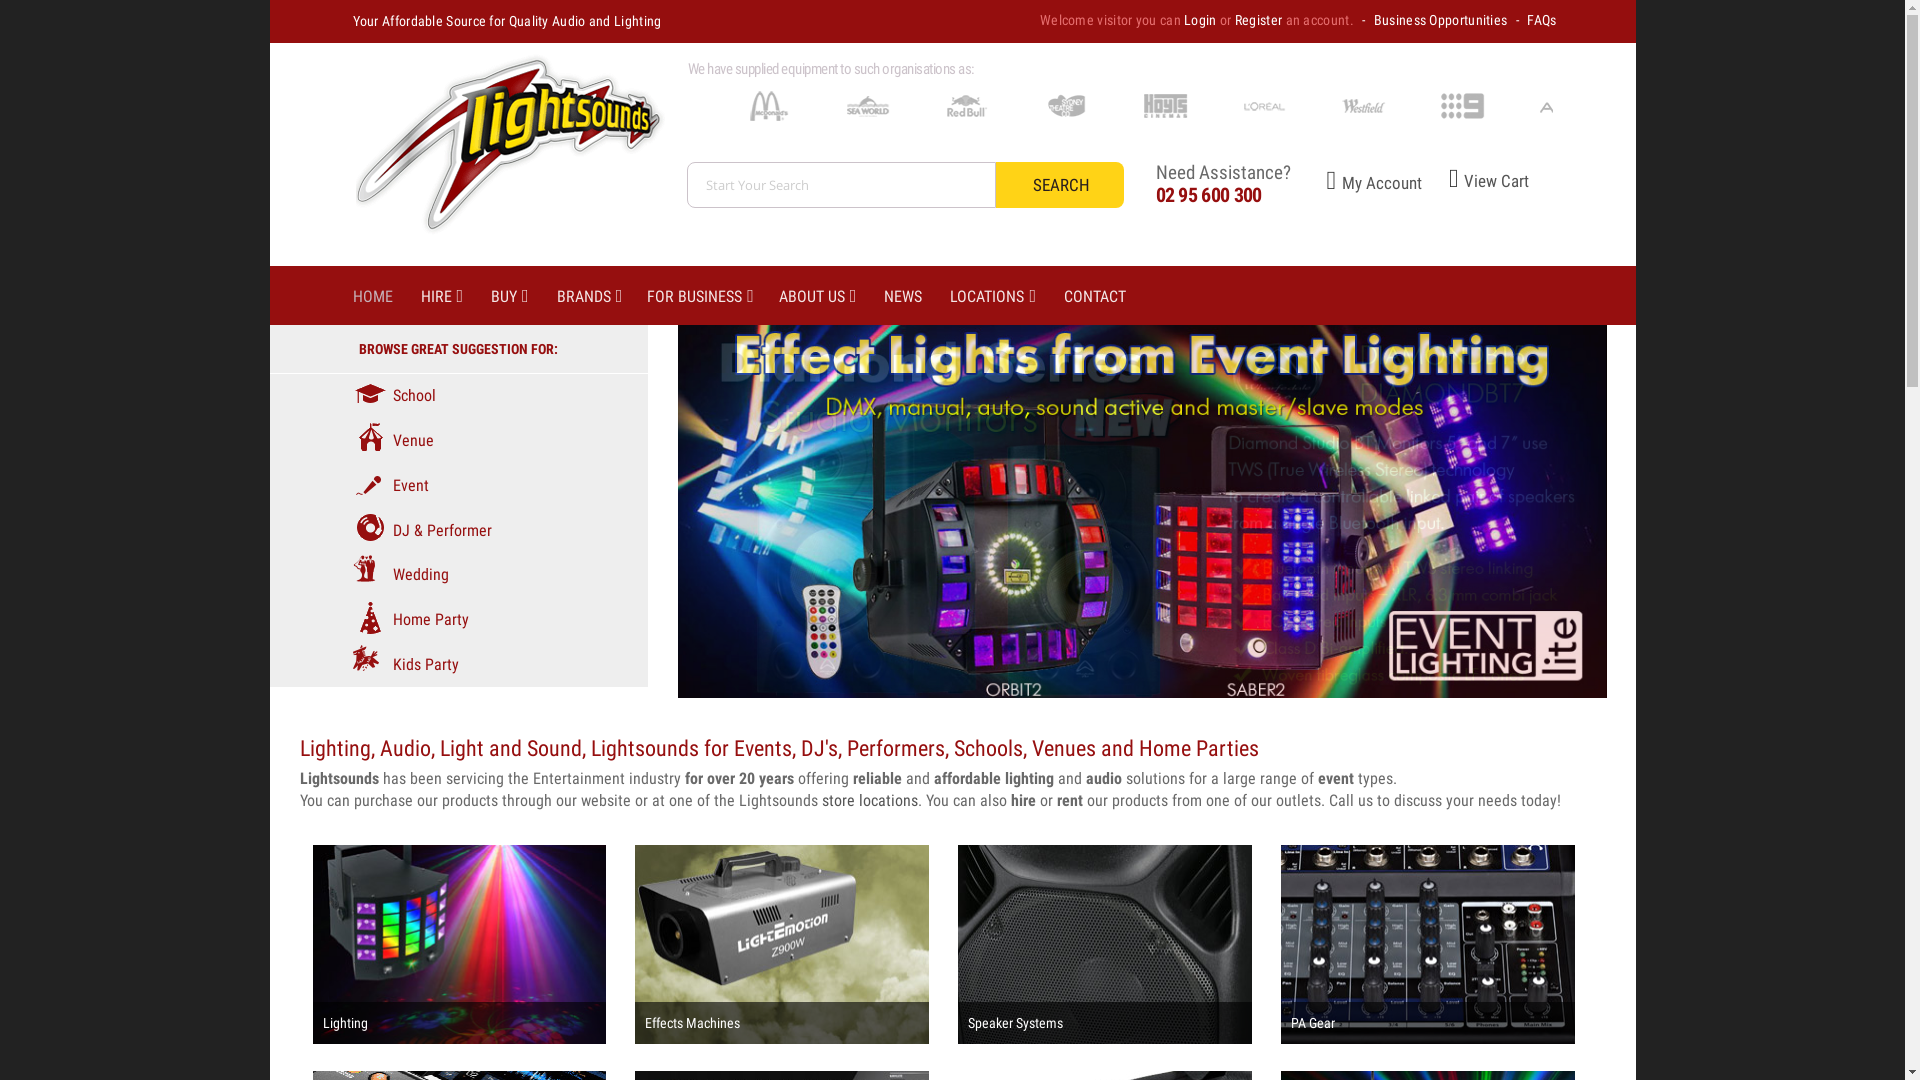 The width and height of the screenshot is (1920, 1080). What do you see at coordinates (1059, 185) in the screenshot?
I see `'SEARCH'` at bounding box center [1059, 185].